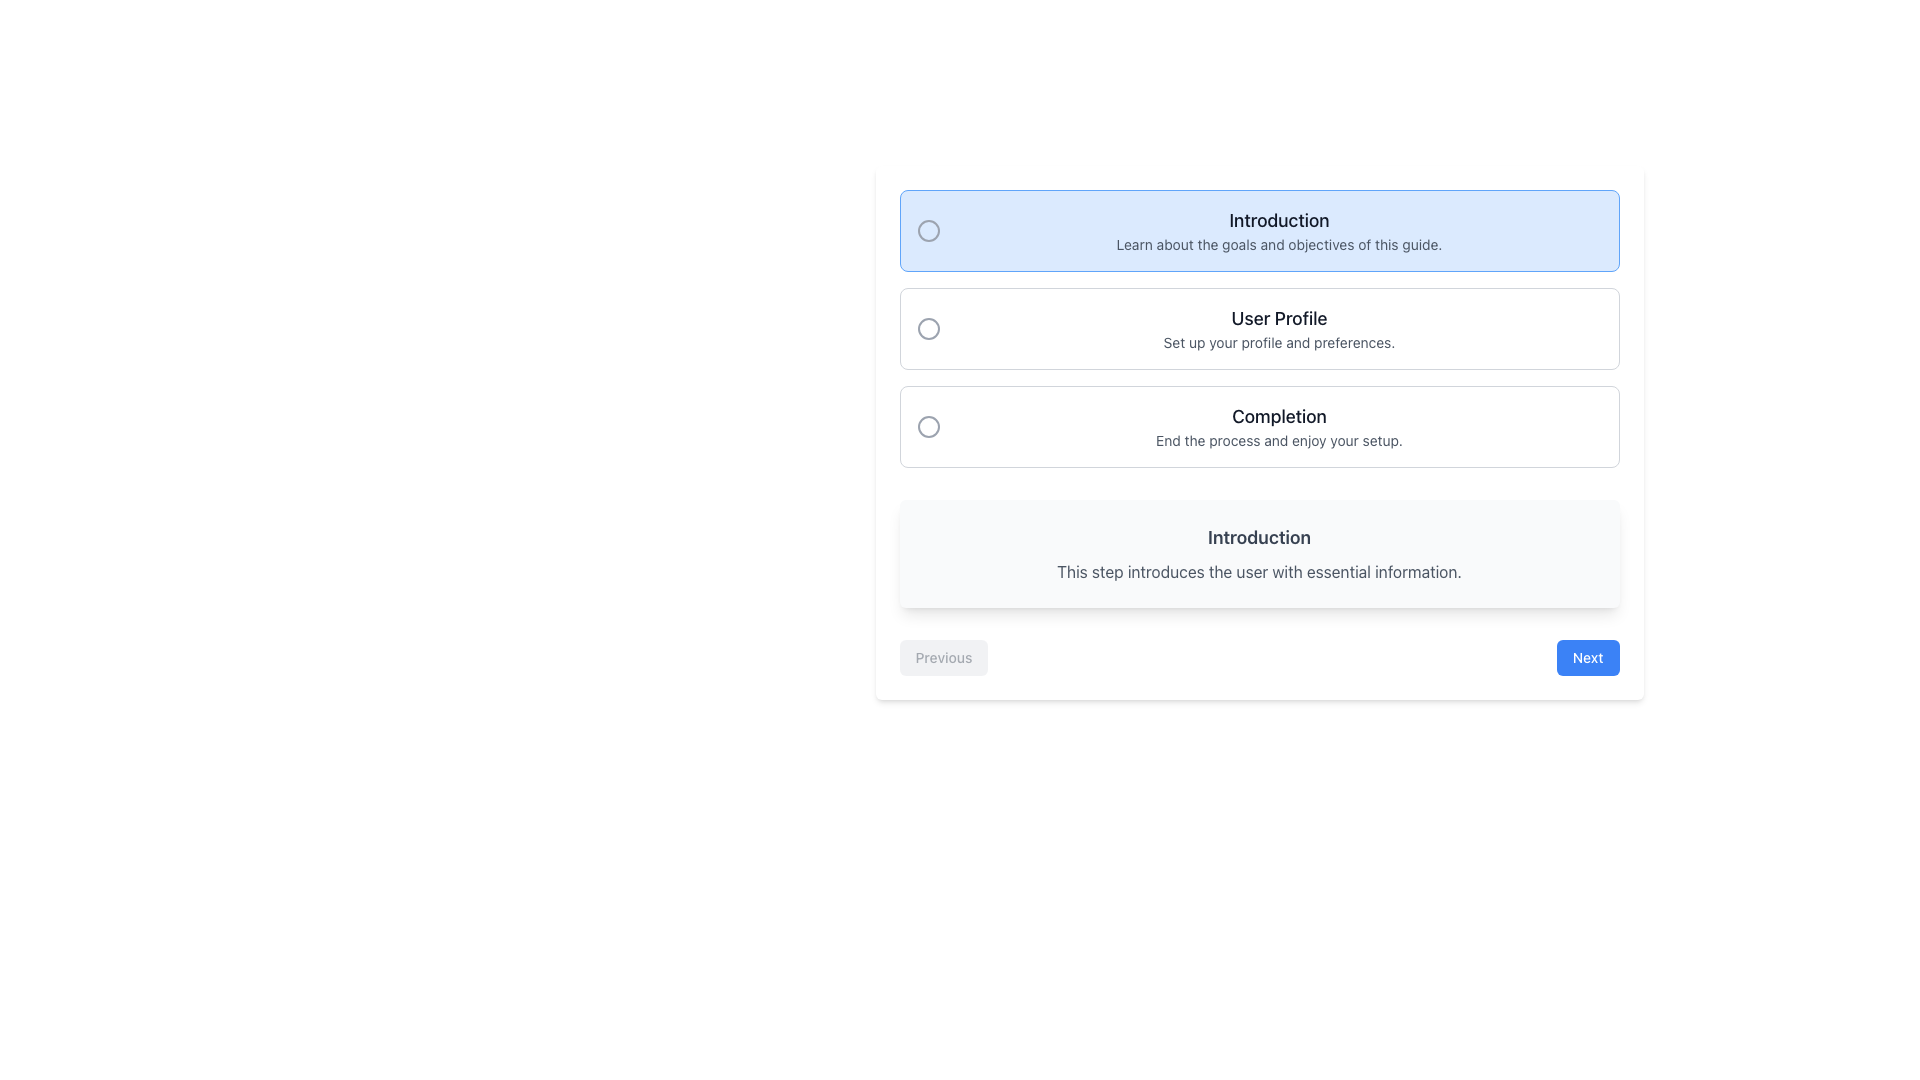 This screenshot has width=1920, height=1080. I want to click on the Text Label styled with smaller gray text located below the bolded heading 'Introduction', so click(1258, 571).